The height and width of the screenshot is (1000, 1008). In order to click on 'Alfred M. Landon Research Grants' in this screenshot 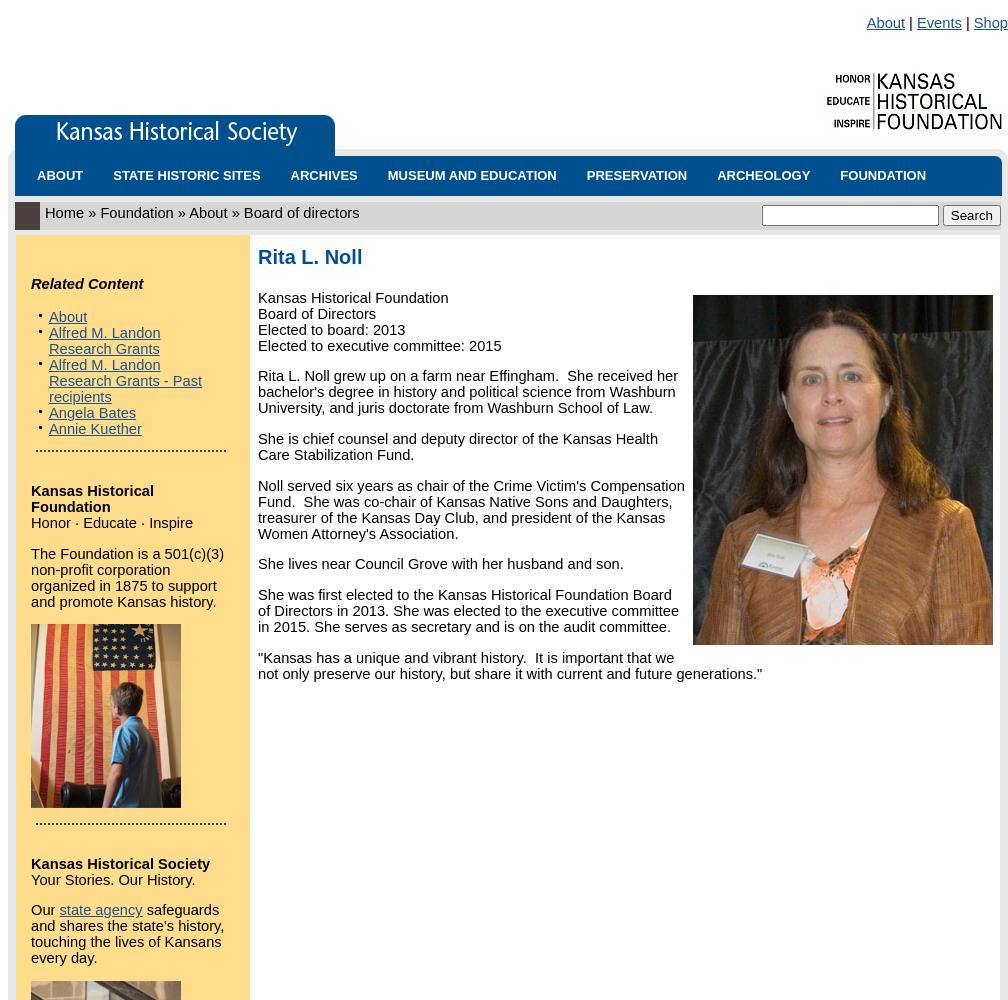, I will do `click(48, 340)`.